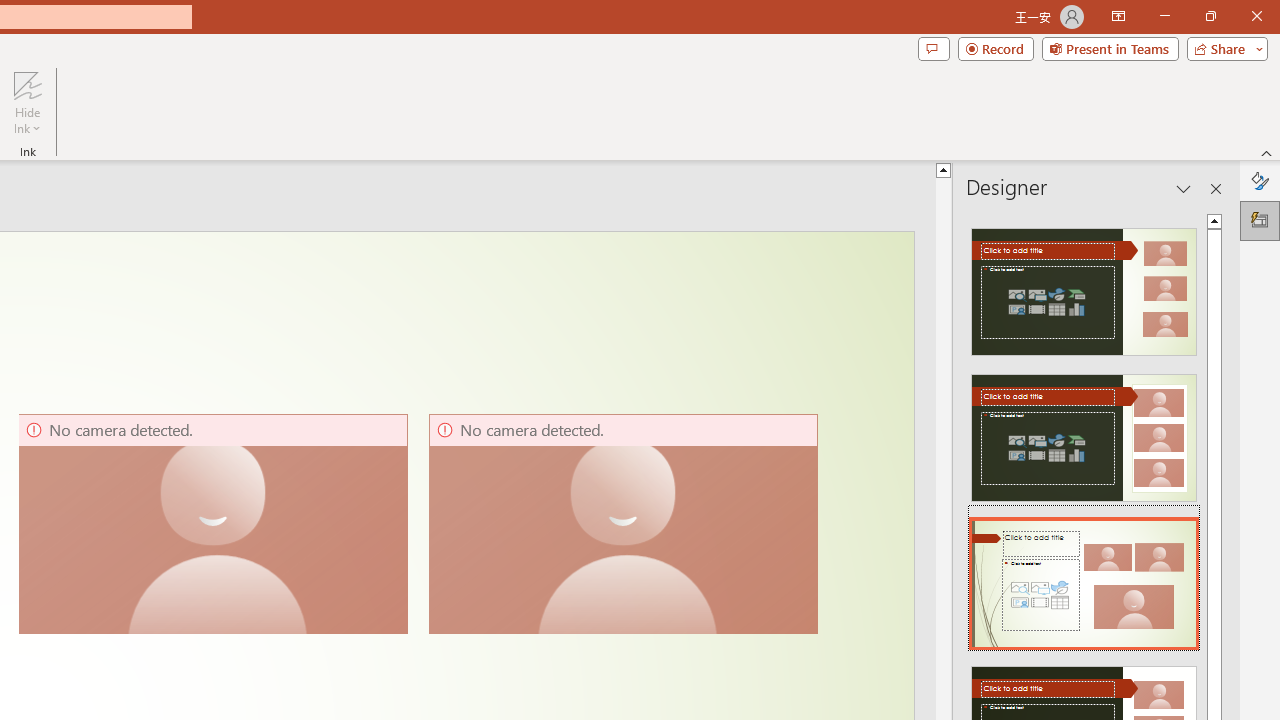 The width and height of the screenshot is (1280, 720). What do you see at coordinates (622, 523) in the screenshot?
I see `'Camera 3, No camera detected.'` at bounding box center [622, 523].